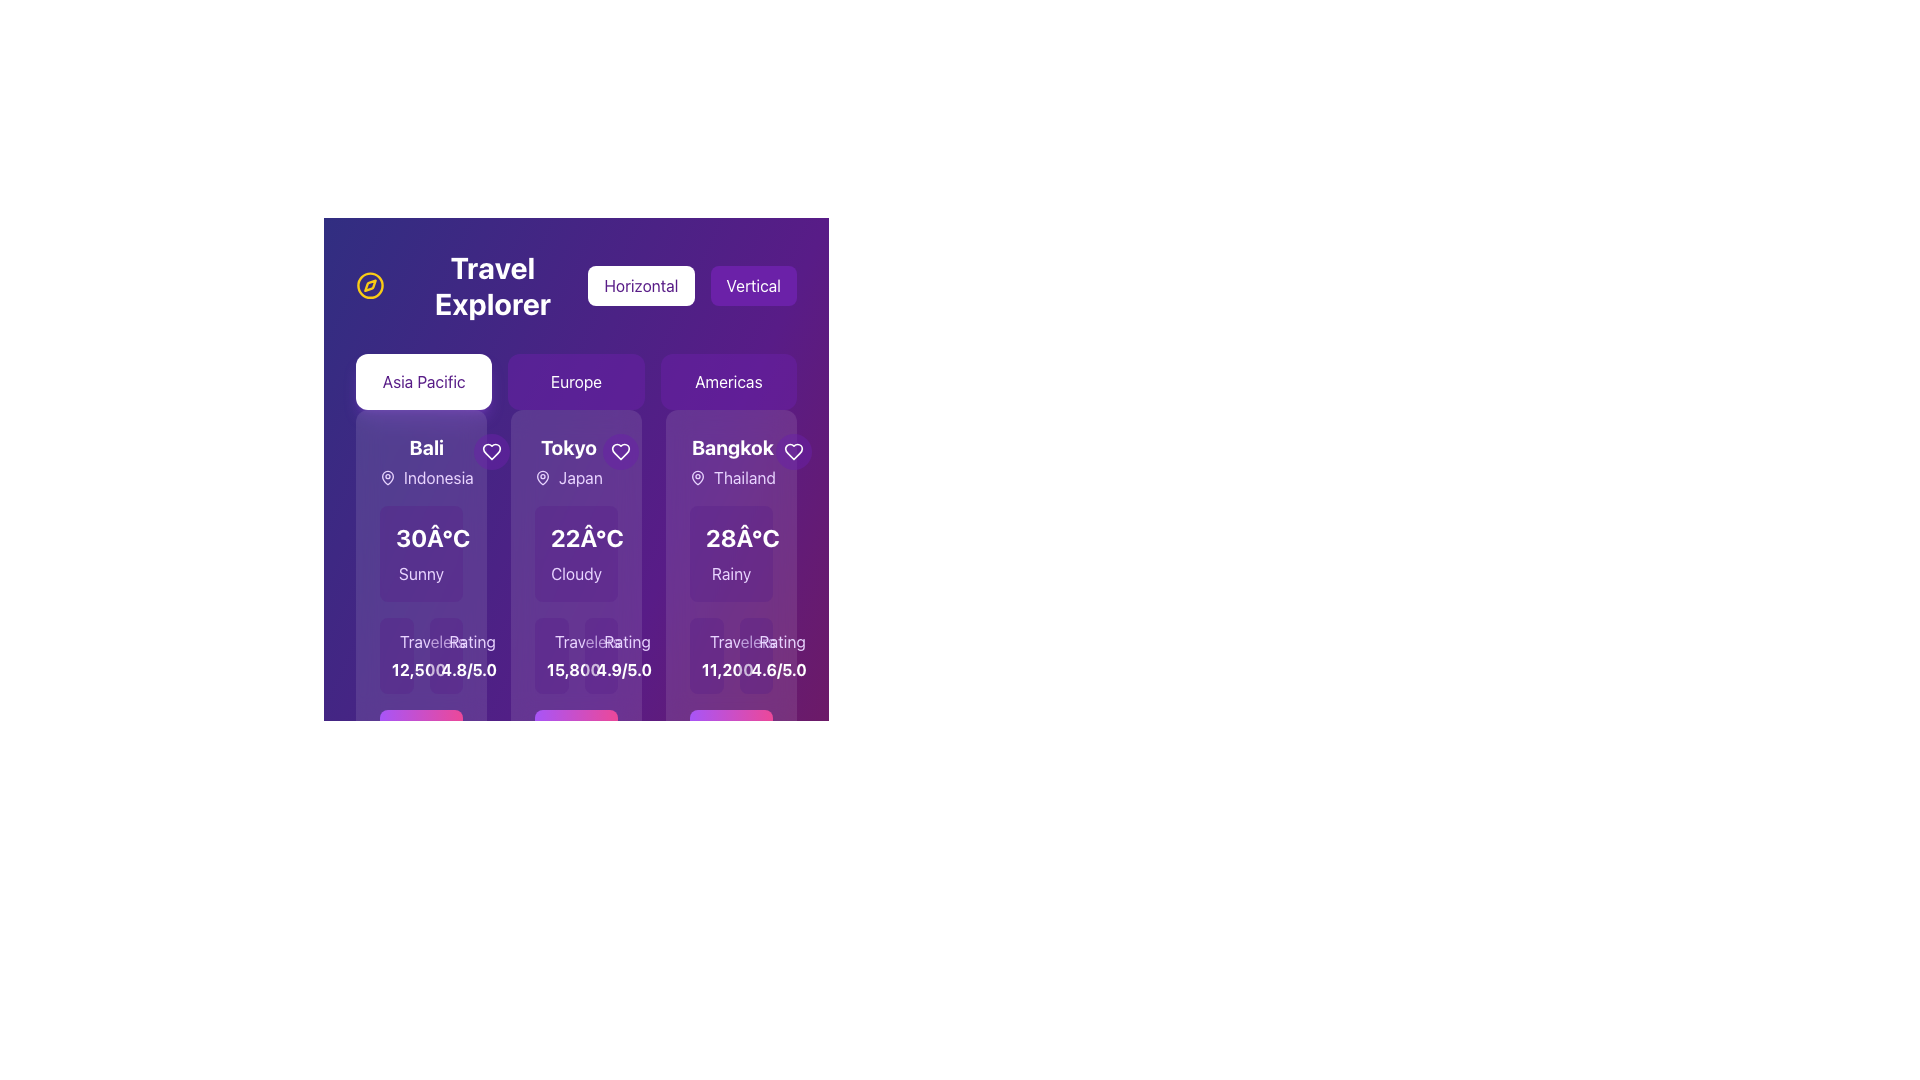 The height and width of the screenshot is (1080, 1920). What do you see at coordinates (431, 641) in the screenshot?
I see `the text label 'Travelers' styled with a purple font located in the purple card layout under the 'Bali' column of the travel dashboard` at bounding box center [431, 641].